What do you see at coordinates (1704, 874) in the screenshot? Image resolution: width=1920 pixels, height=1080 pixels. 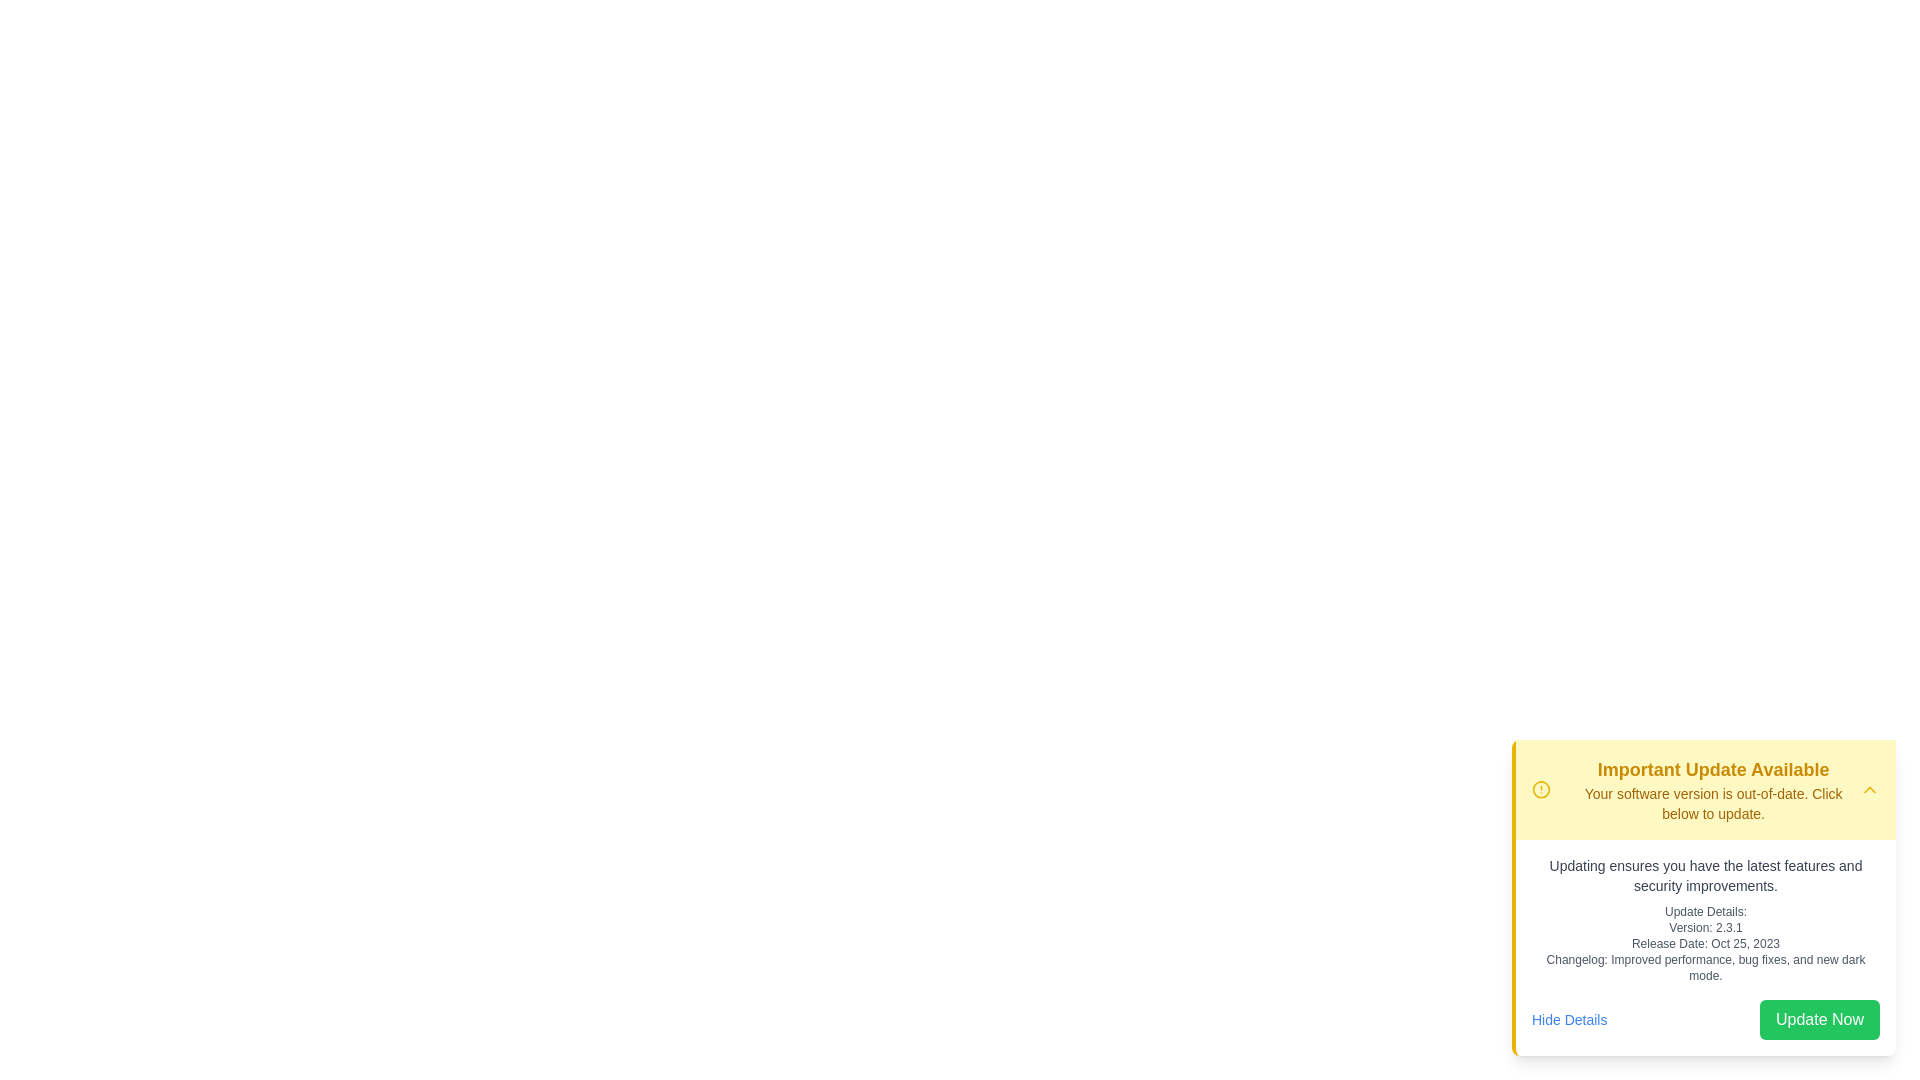 I see `the text block displaying the message: 'Updating ensures you have the latest features and security improvements.' which is located centrally under a yellow-highlighted title section in an informational card` at bounding box center [1704, 874].